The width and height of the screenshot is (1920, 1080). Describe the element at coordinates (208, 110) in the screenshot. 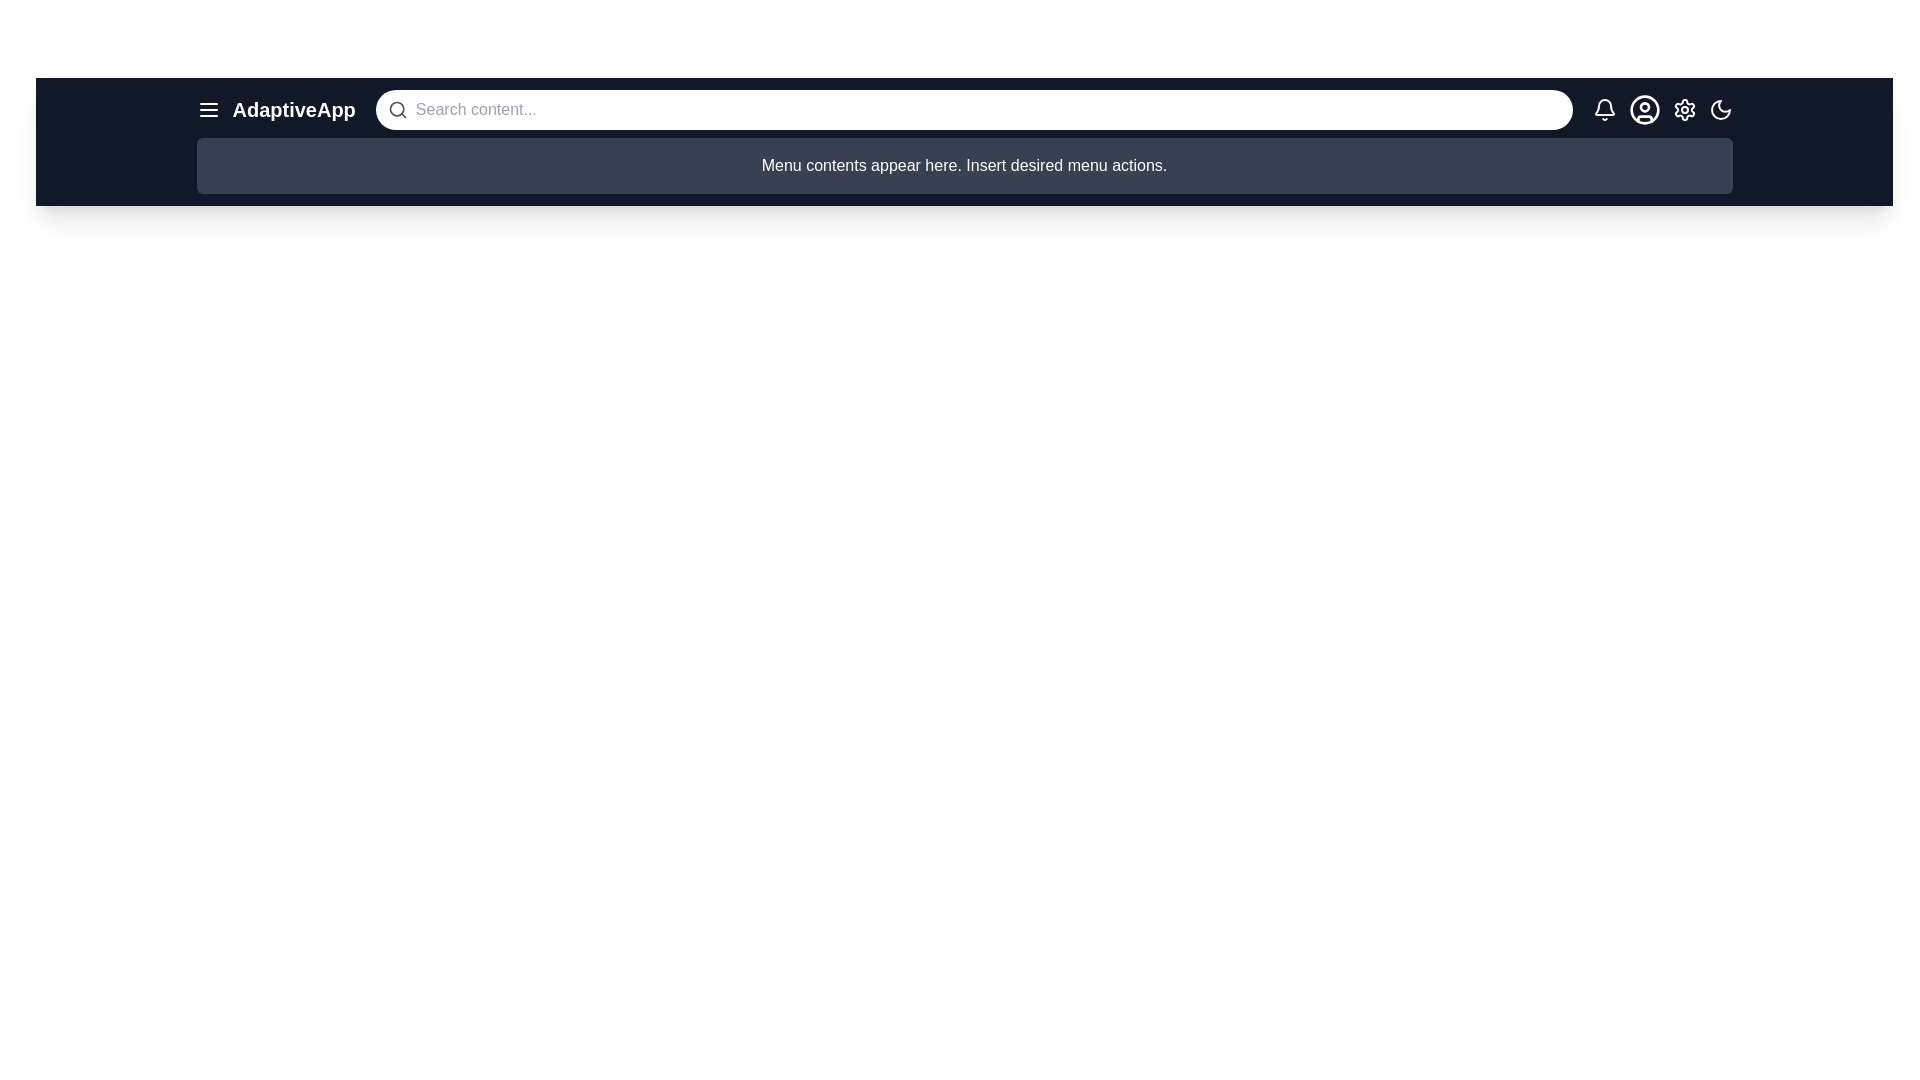

I see `the menu icon to reveal its tooltip` at that location.